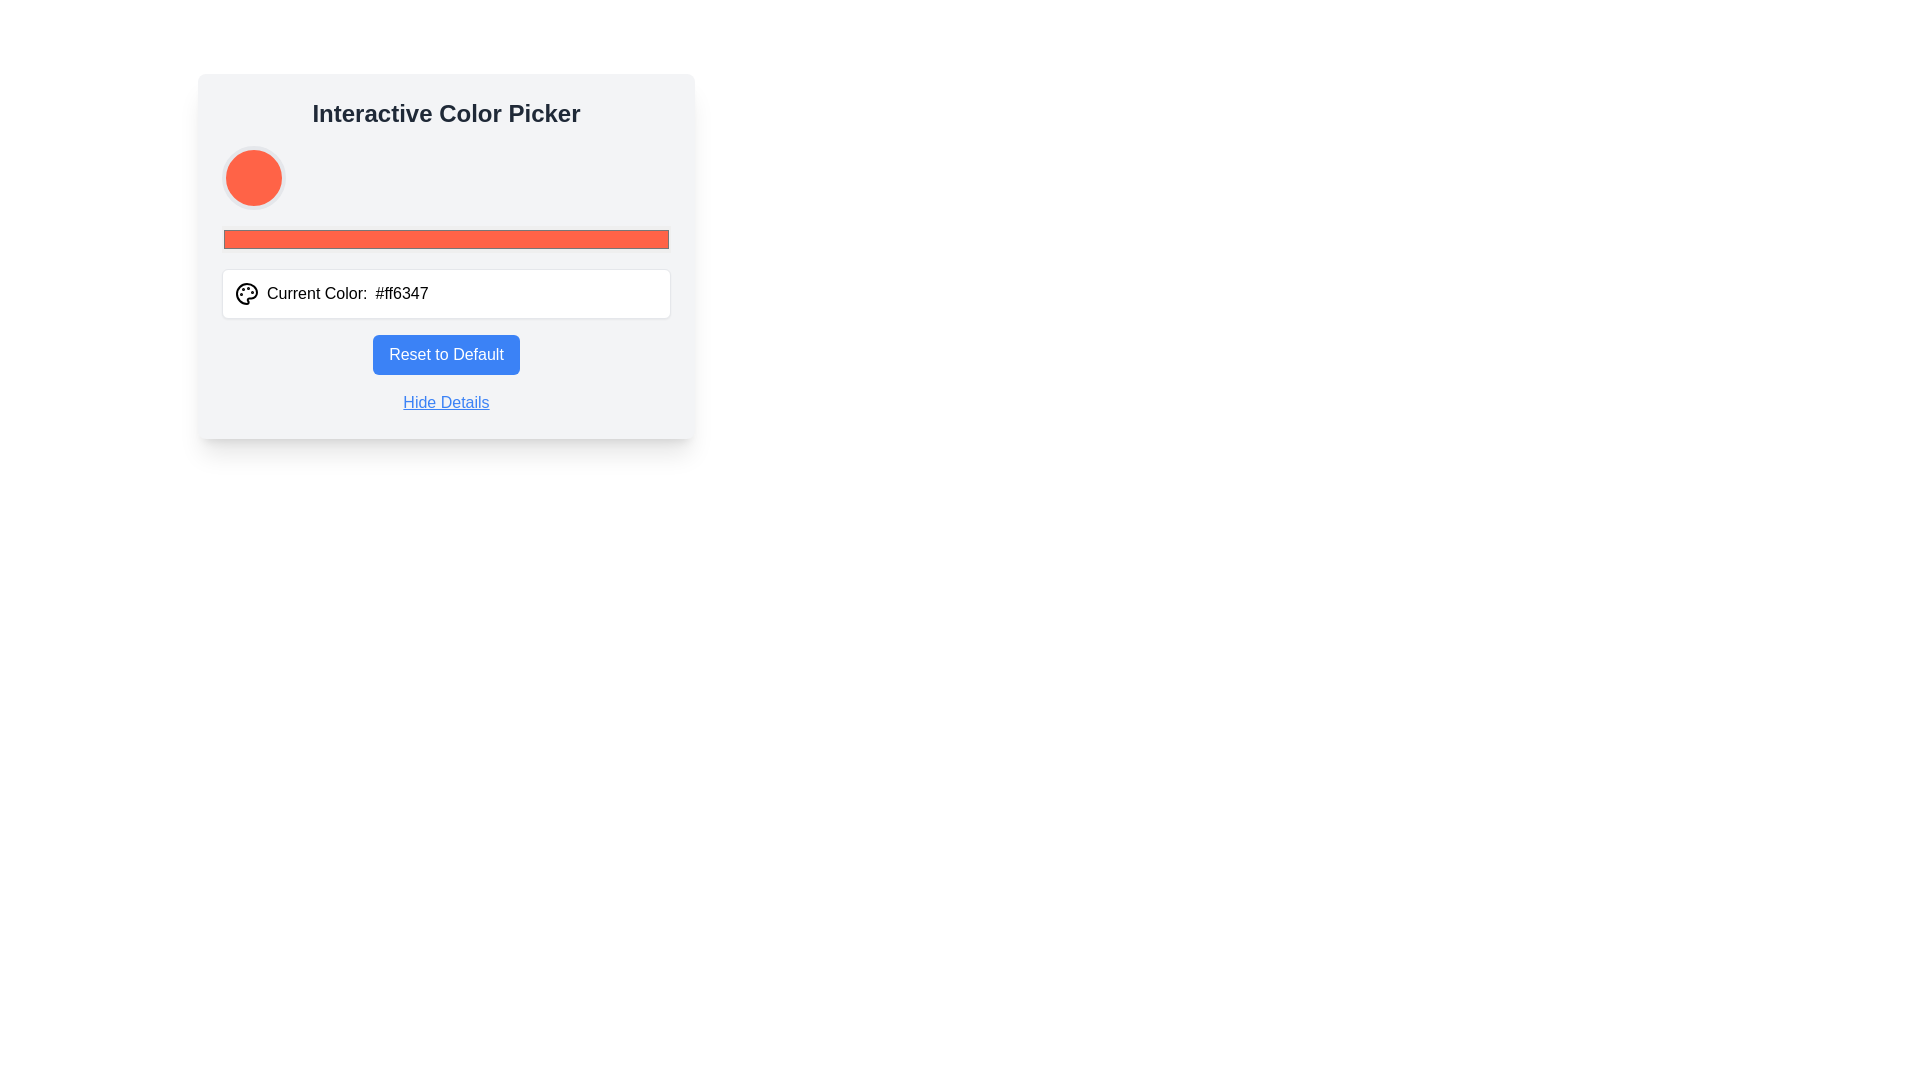  Describe the element at coordinates (245, 293) in the screenshot. I see `the palette icon that is styled with a rounded design and is positioned to the left of the text 'Current Color: #ff6347'` at that location.